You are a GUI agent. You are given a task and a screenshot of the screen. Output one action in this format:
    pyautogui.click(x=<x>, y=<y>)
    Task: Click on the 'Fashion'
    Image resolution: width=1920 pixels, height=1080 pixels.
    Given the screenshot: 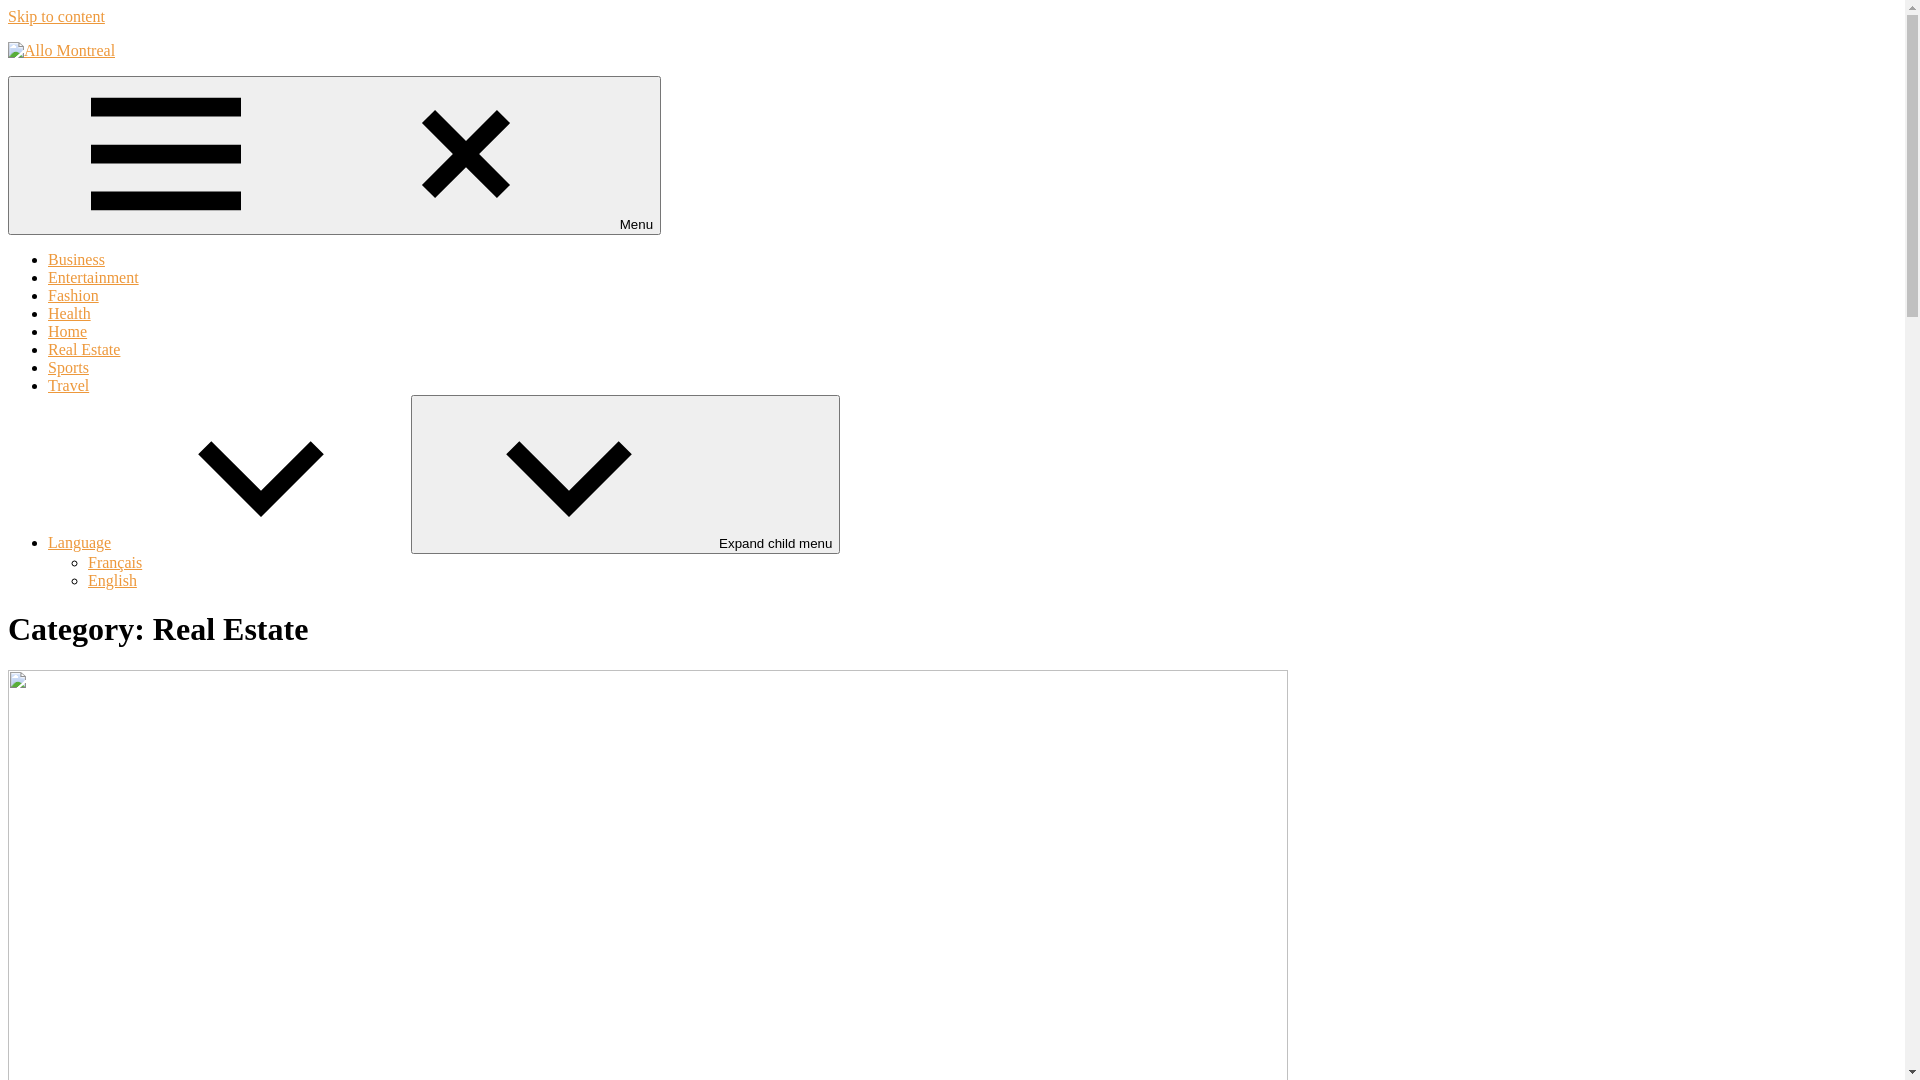 What is the action you would take?
    pyautogui.click(x=73, y=295)
    